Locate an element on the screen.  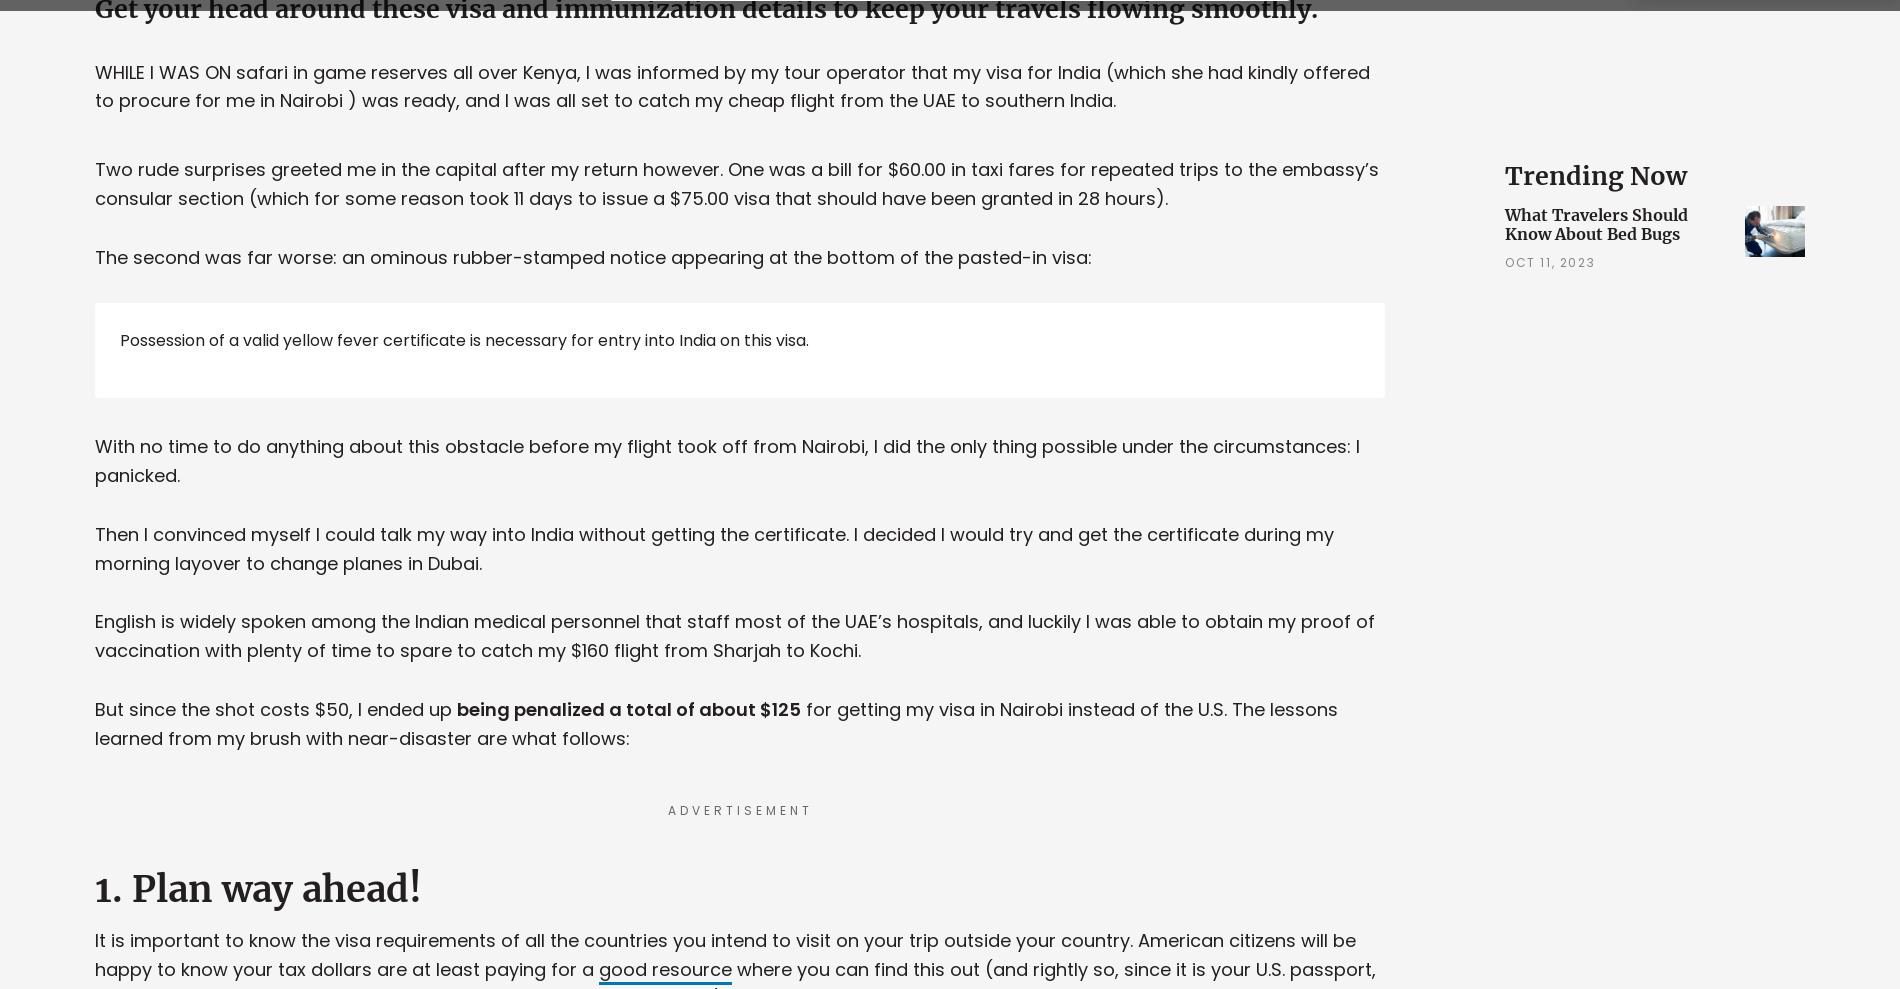
'It is important to know the visa requirements of all the countries you intend to visit on your trip outside your country. American citizens will be happy to know your tax dollars are at least paying for a' is located at coordinates (95, 954).